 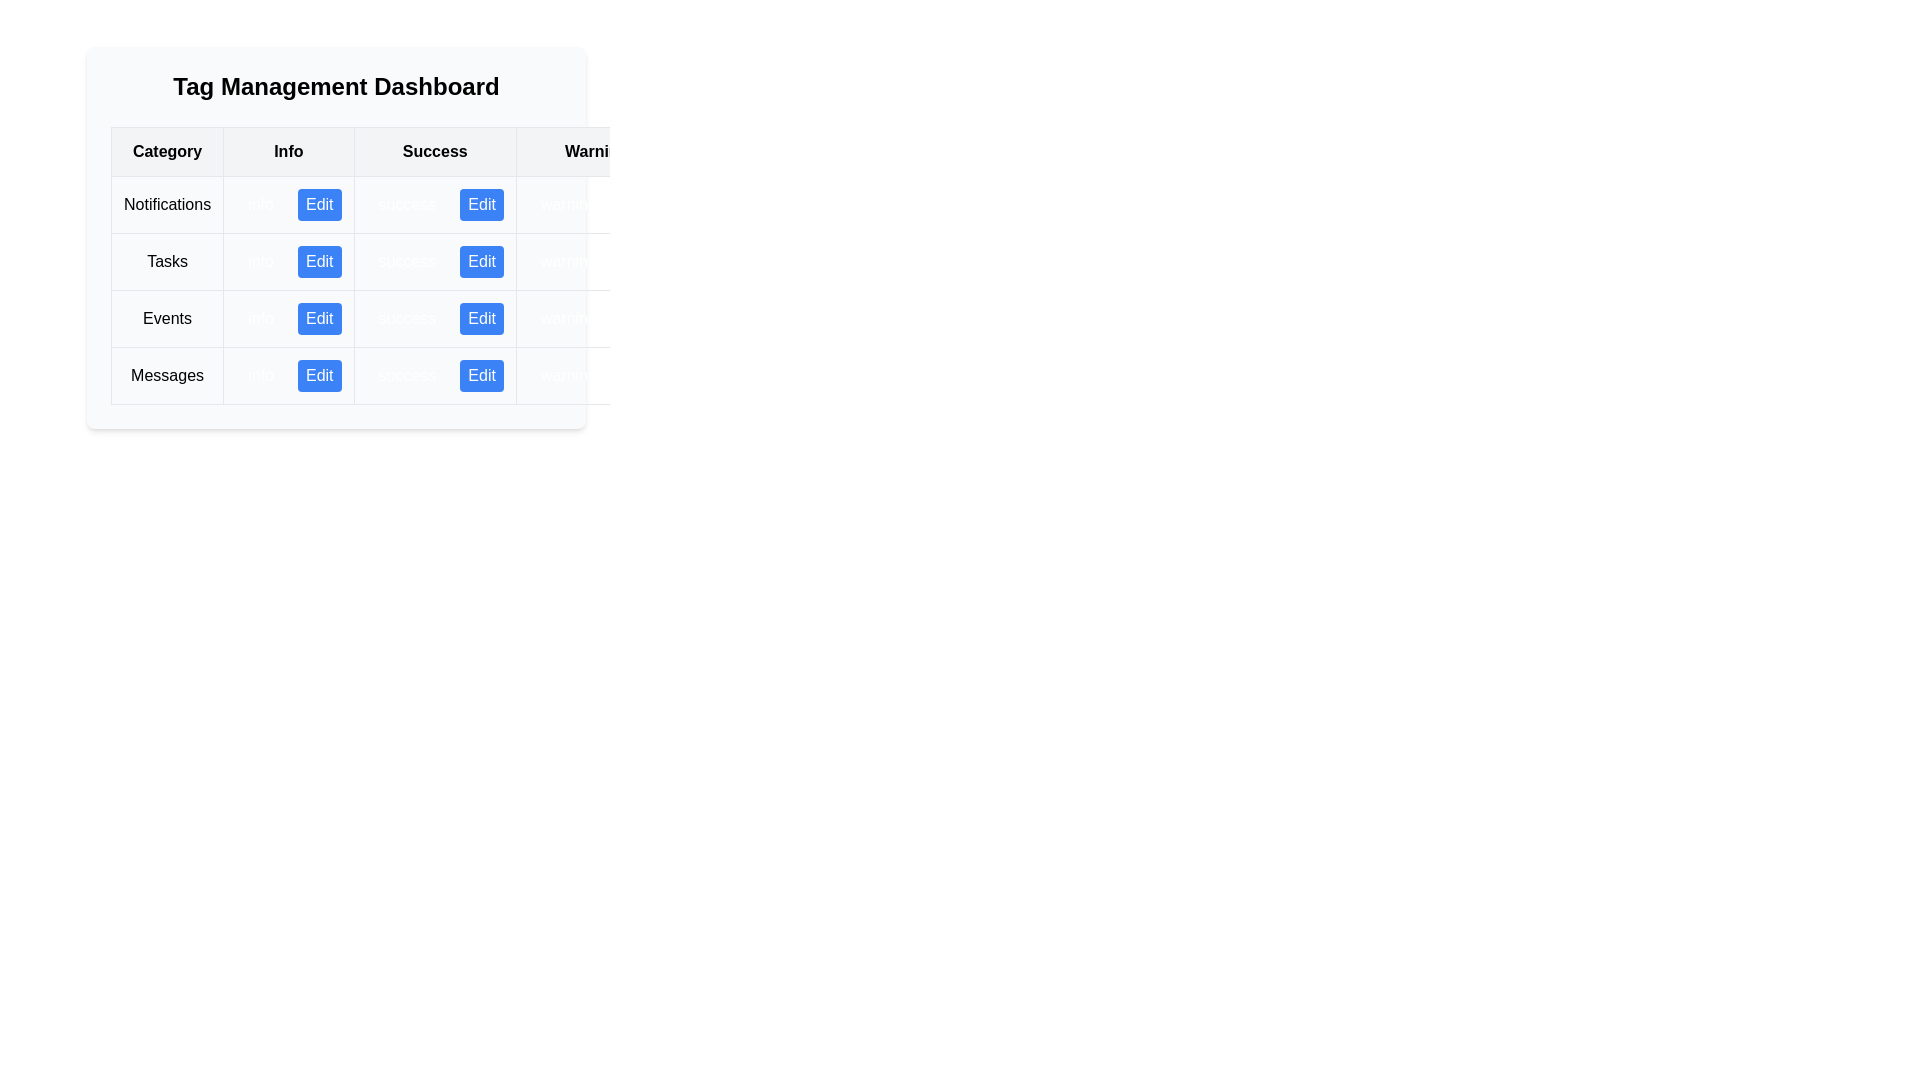 I want to click on the column header text that indicates 'Success' within the table under the 'Tag Management Dashboard', so click(x=462, y=150).